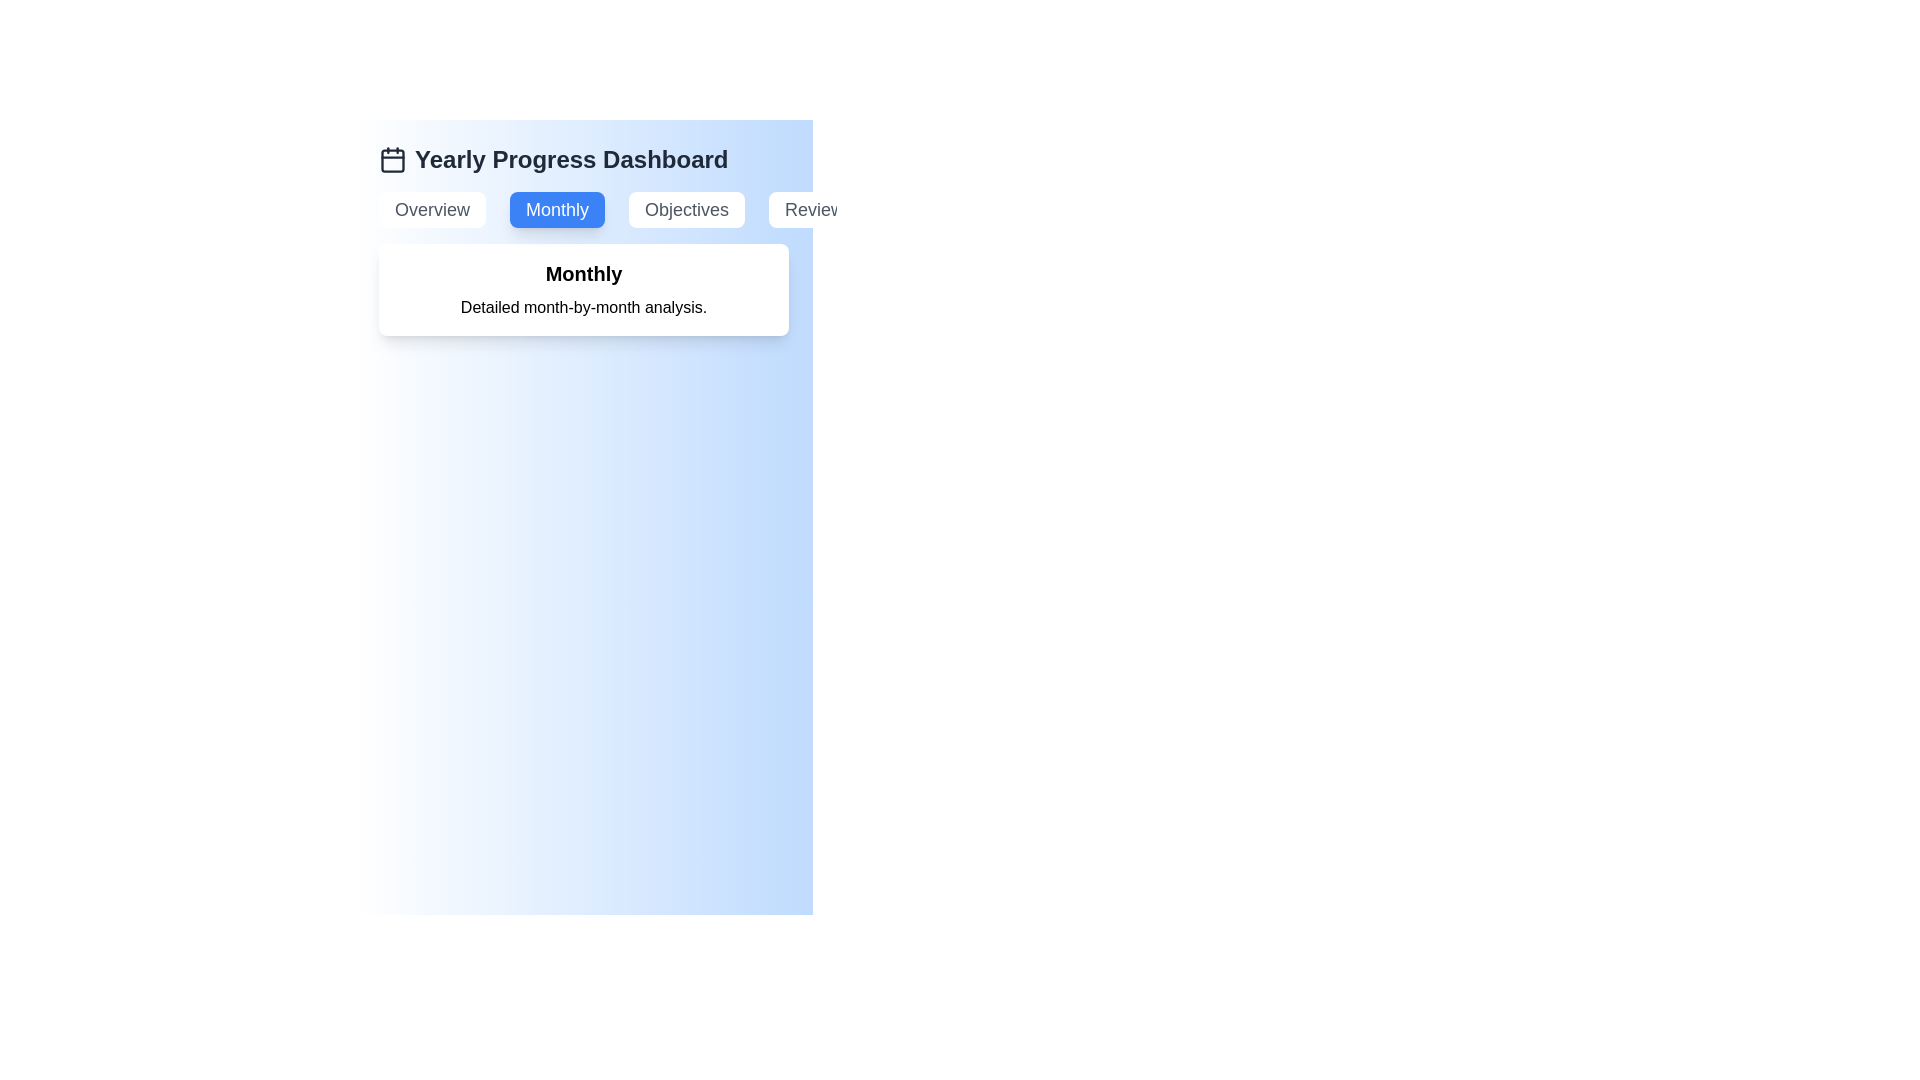 Image resolution: width=1920 pixels, height=1080 pixels. I want to click on the Review tab by clicking on its corresponding button, so click(814, 209).